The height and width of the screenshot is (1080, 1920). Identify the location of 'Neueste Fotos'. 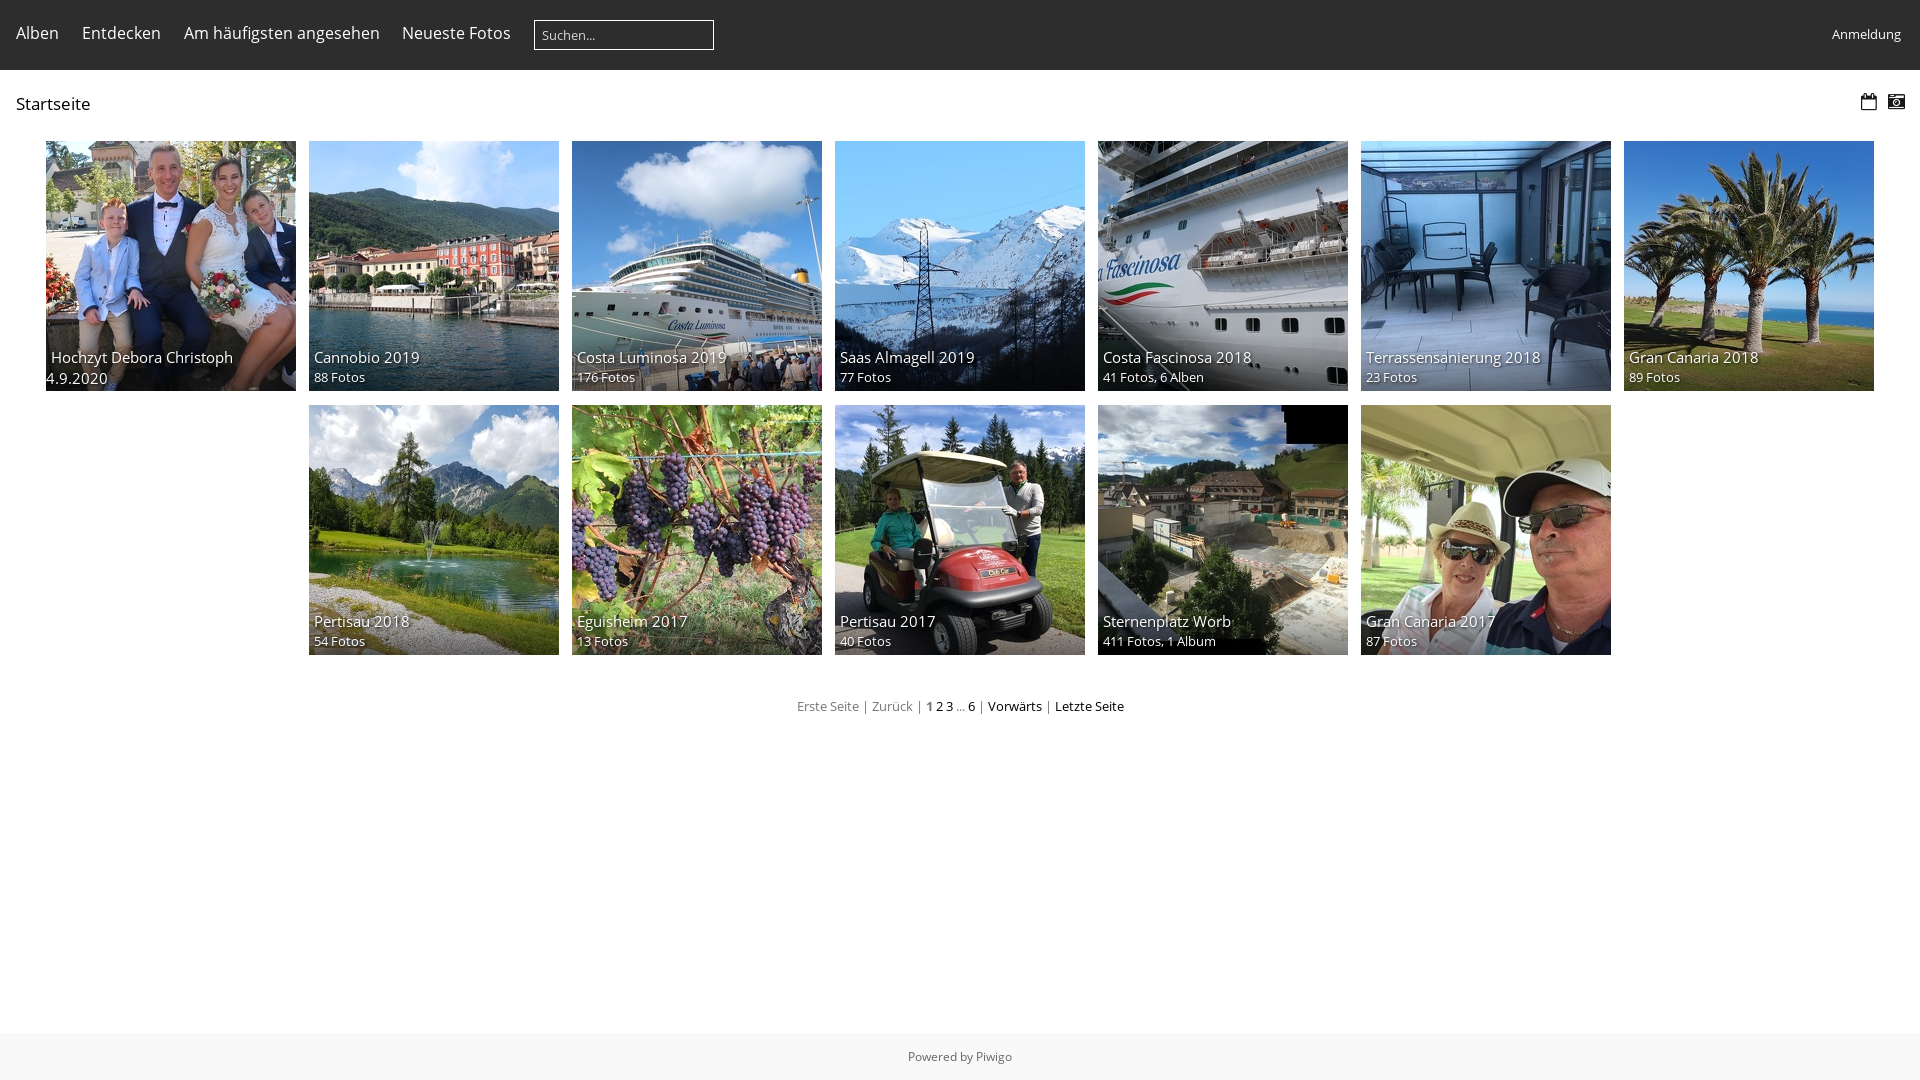
(455, 33).